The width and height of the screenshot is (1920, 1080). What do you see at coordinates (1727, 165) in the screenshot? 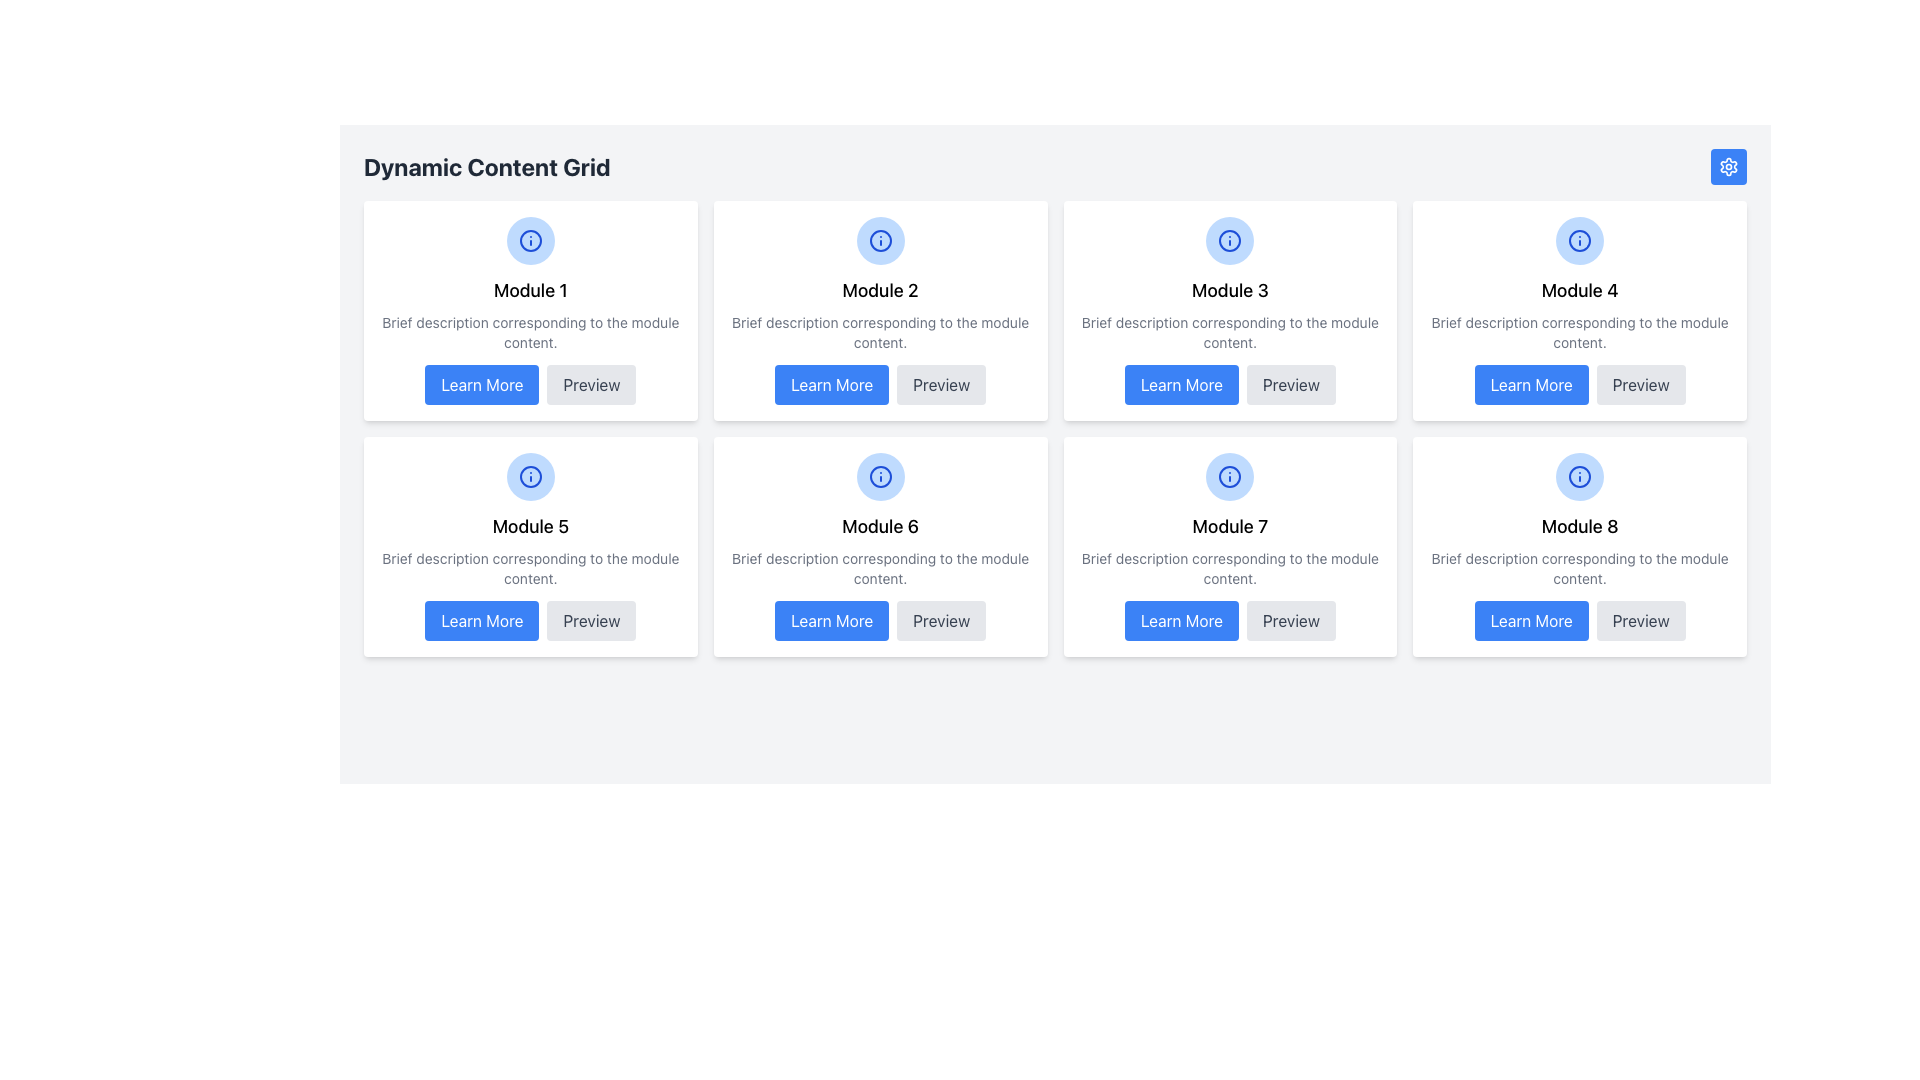
I see `the settings gear icon located in the top right corner of the interface, characterized by its blue color and circular pattern` at bounding box center [1727, 165].